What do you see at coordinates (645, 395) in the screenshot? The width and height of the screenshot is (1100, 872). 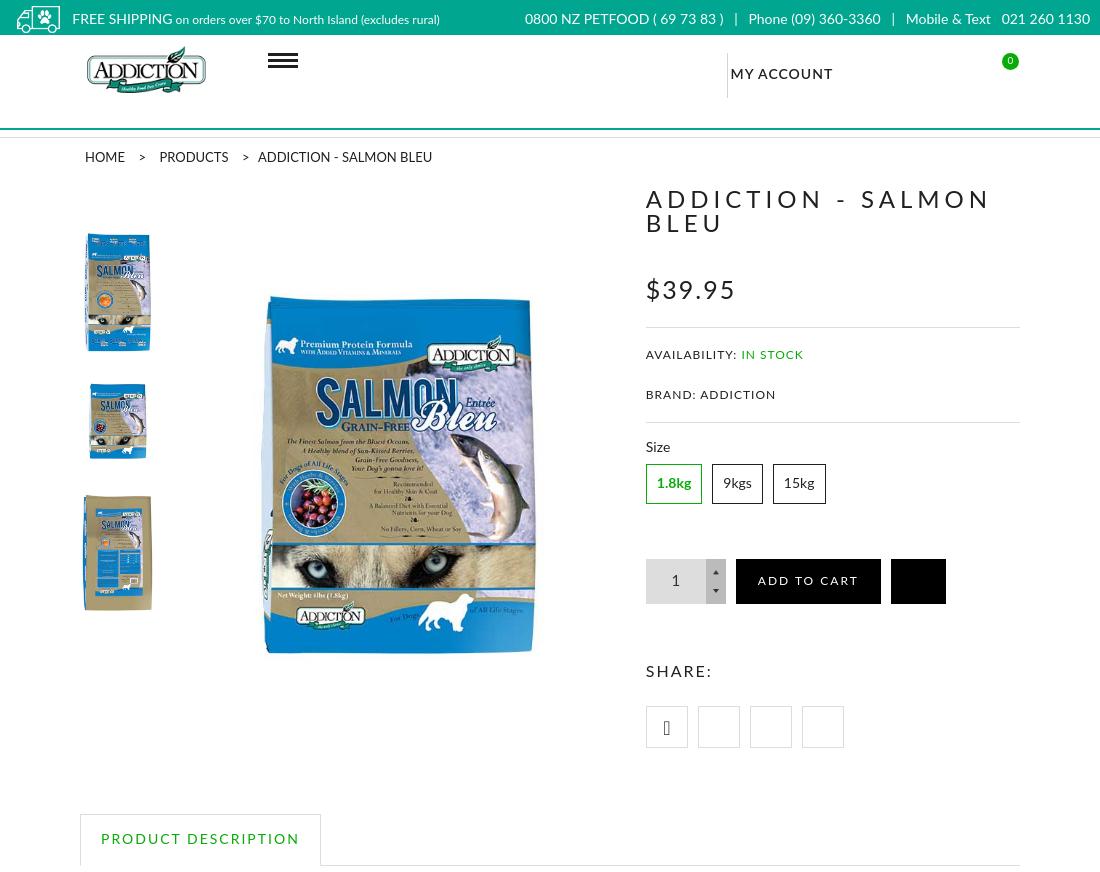 I see `'Brand: Addiction'` at bounding box center [645, 395].